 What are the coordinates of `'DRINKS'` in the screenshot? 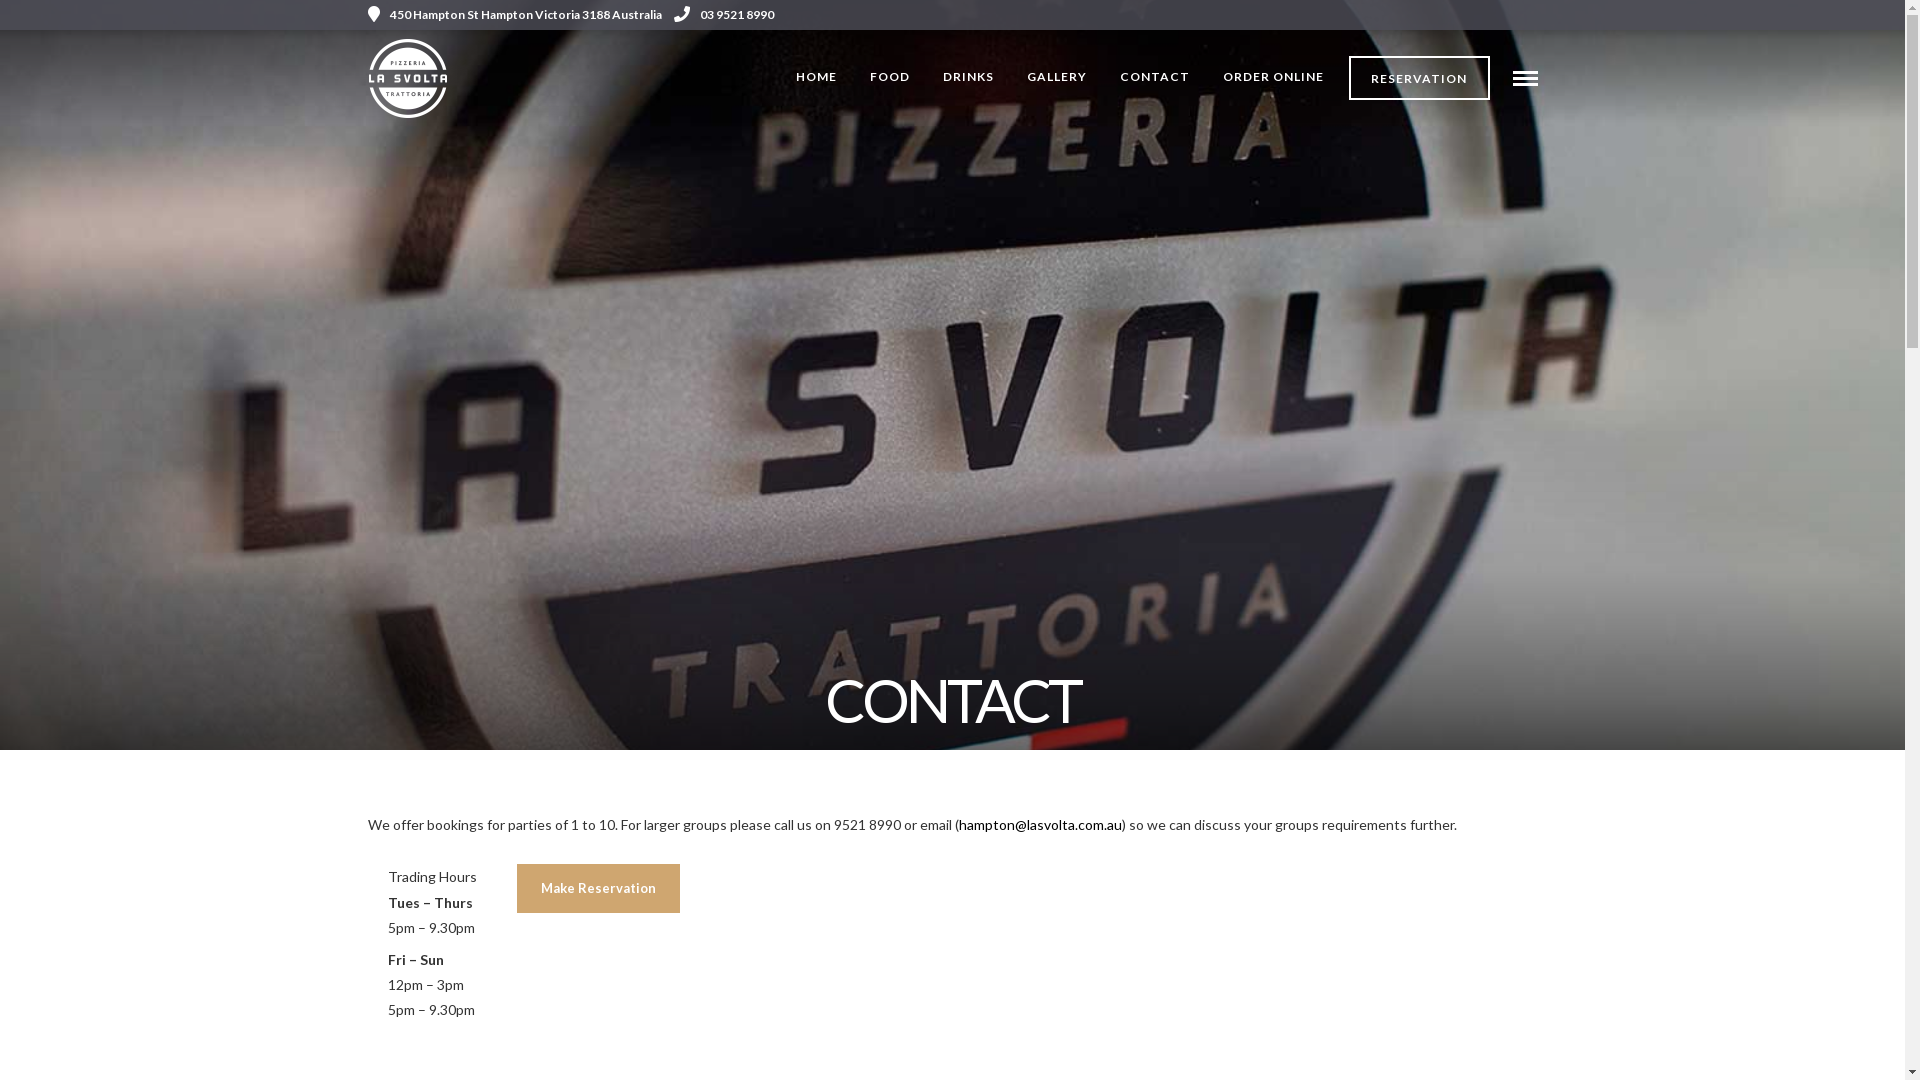 It's located at (968, 76).